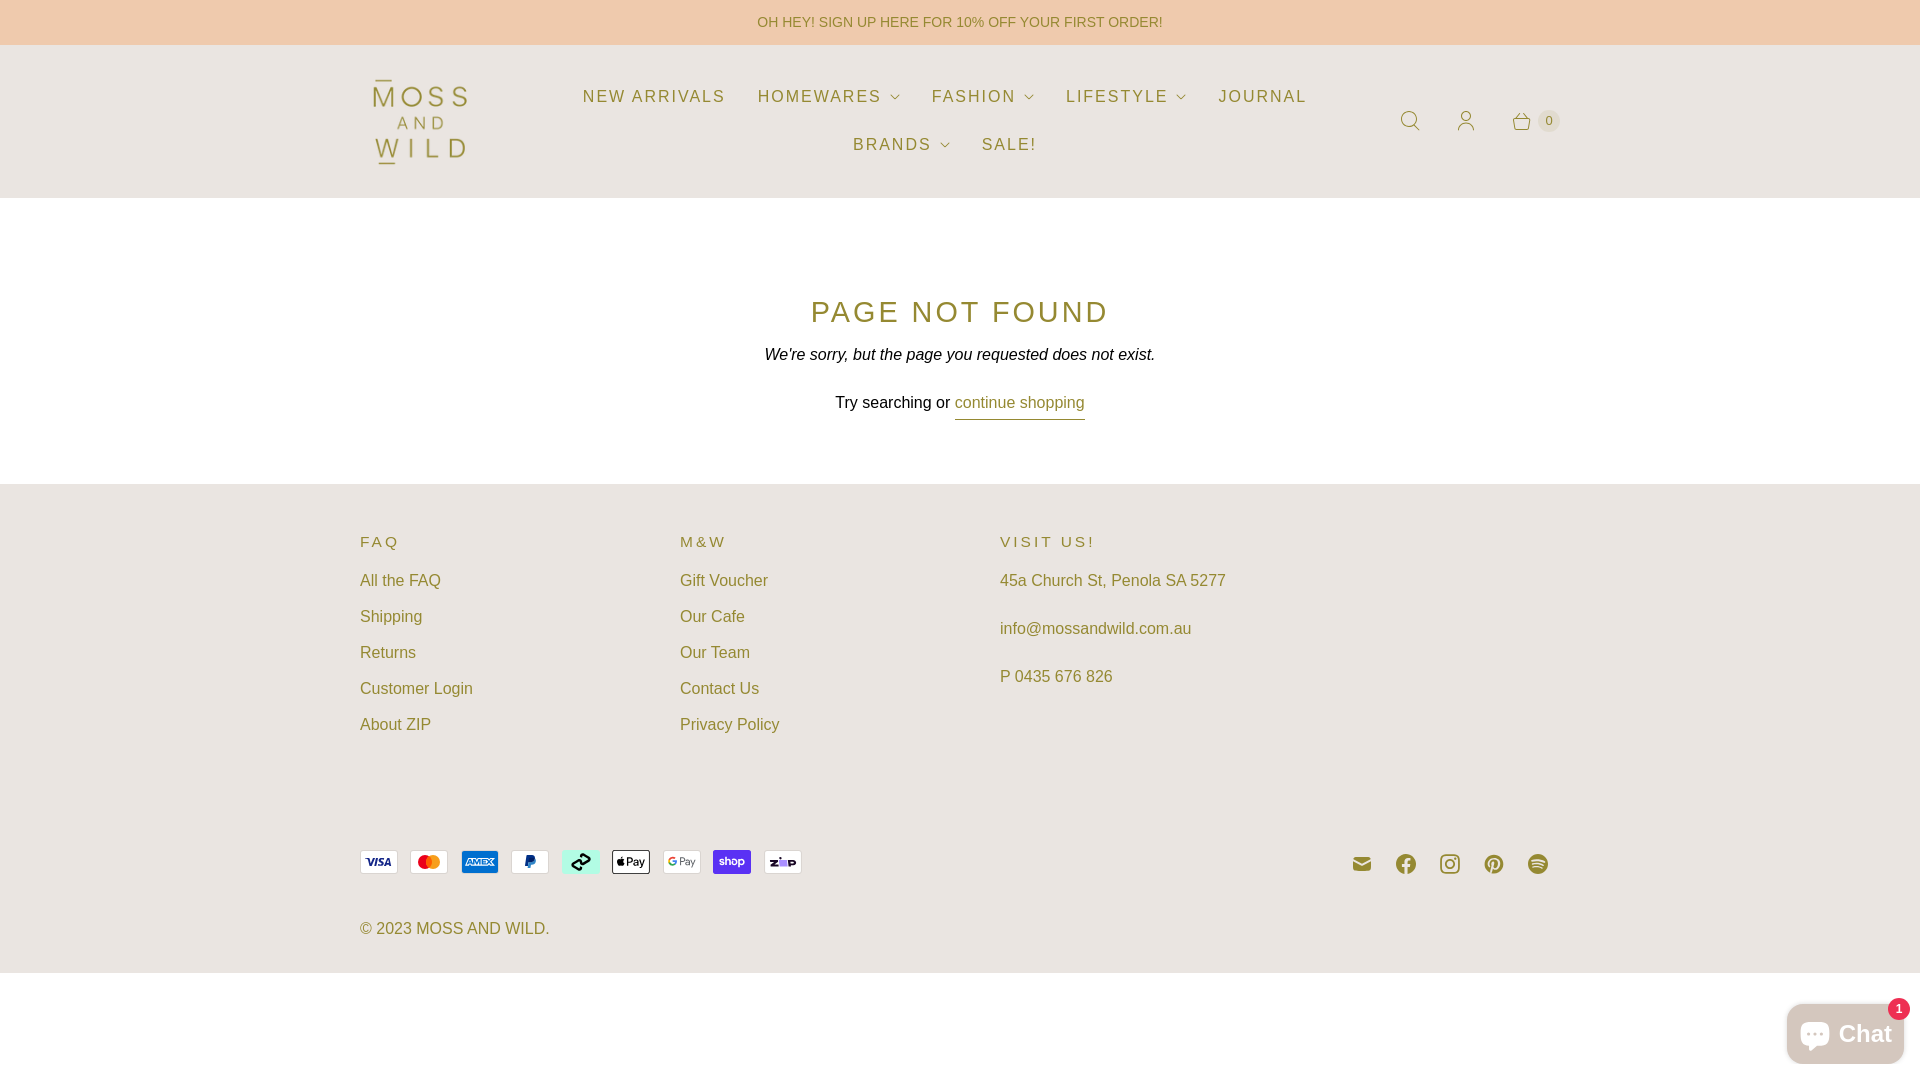 This screenshot has height=1080, width=1920. Describe the element at coordinates (954, 405) in the screenshot. I see `'continue shopping'` at that location.